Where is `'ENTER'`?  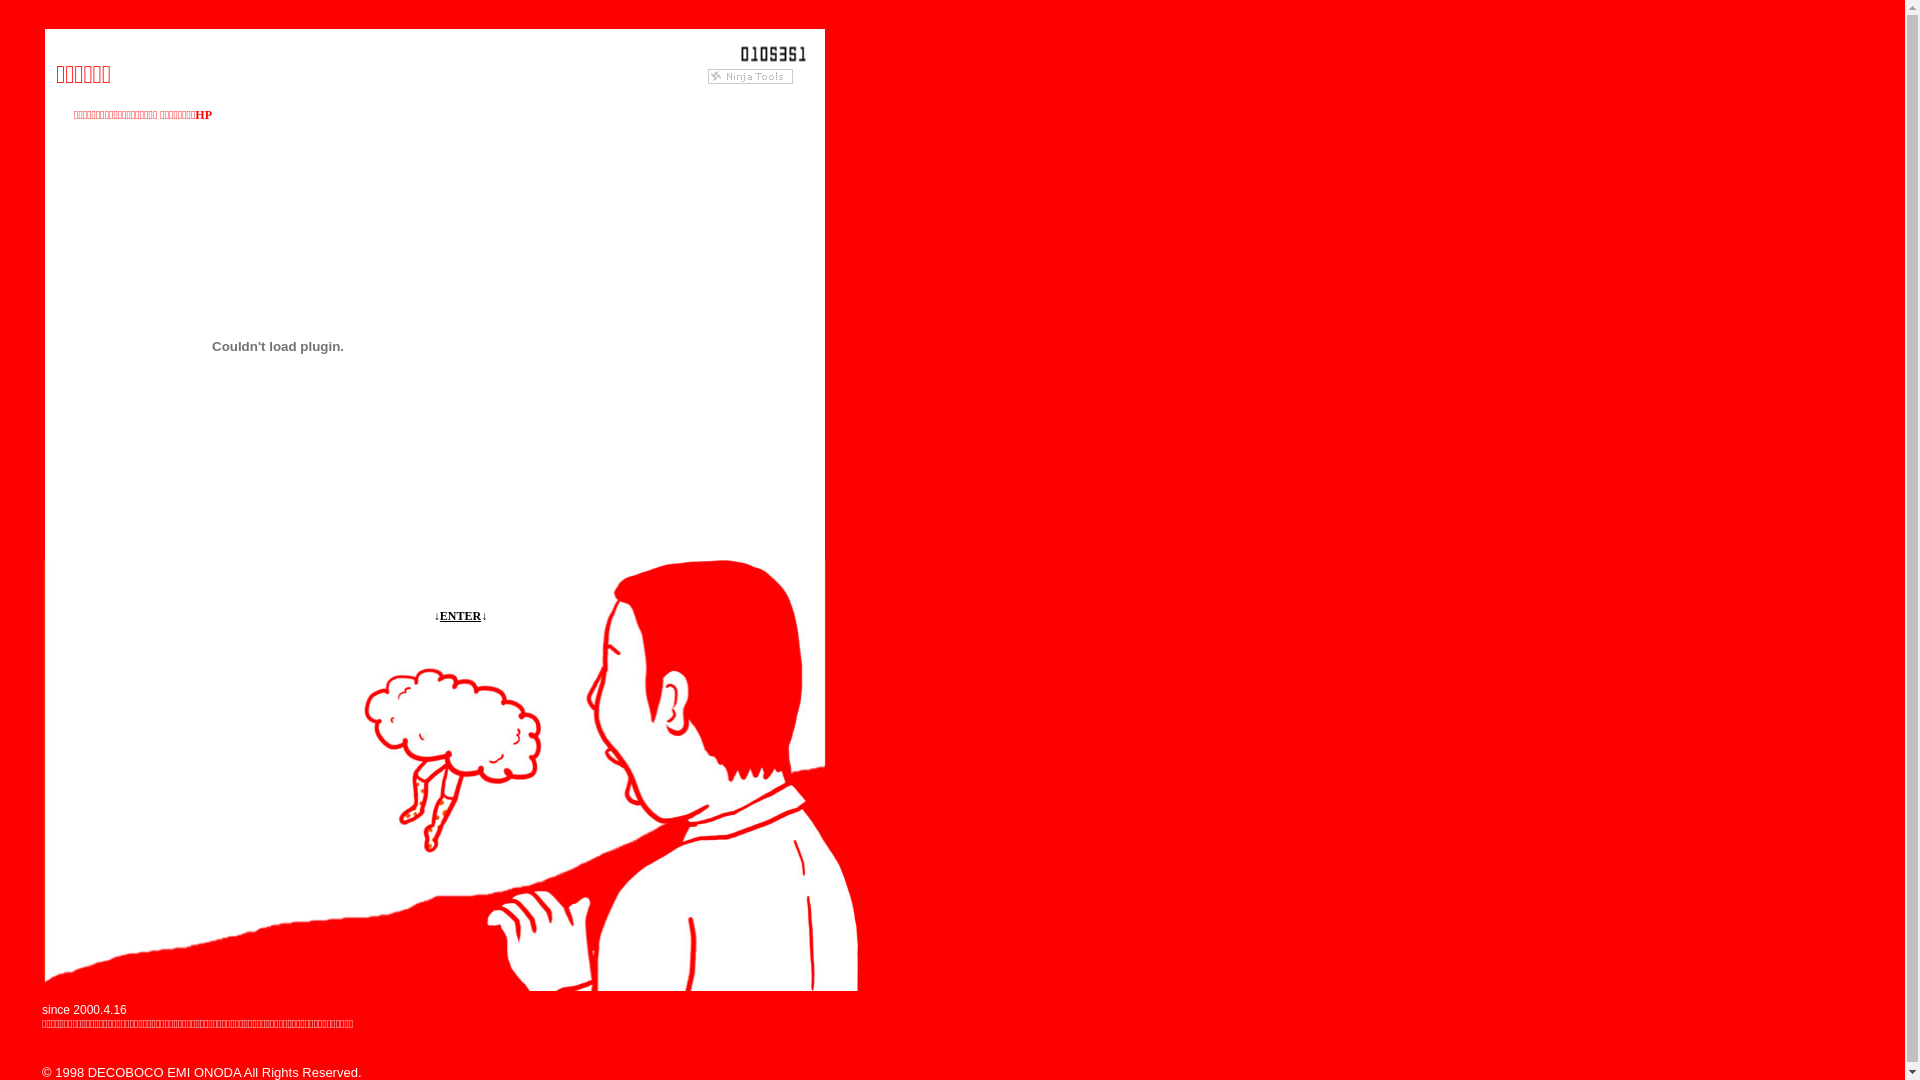
'ENTER' is located at coordinates (439, 615).